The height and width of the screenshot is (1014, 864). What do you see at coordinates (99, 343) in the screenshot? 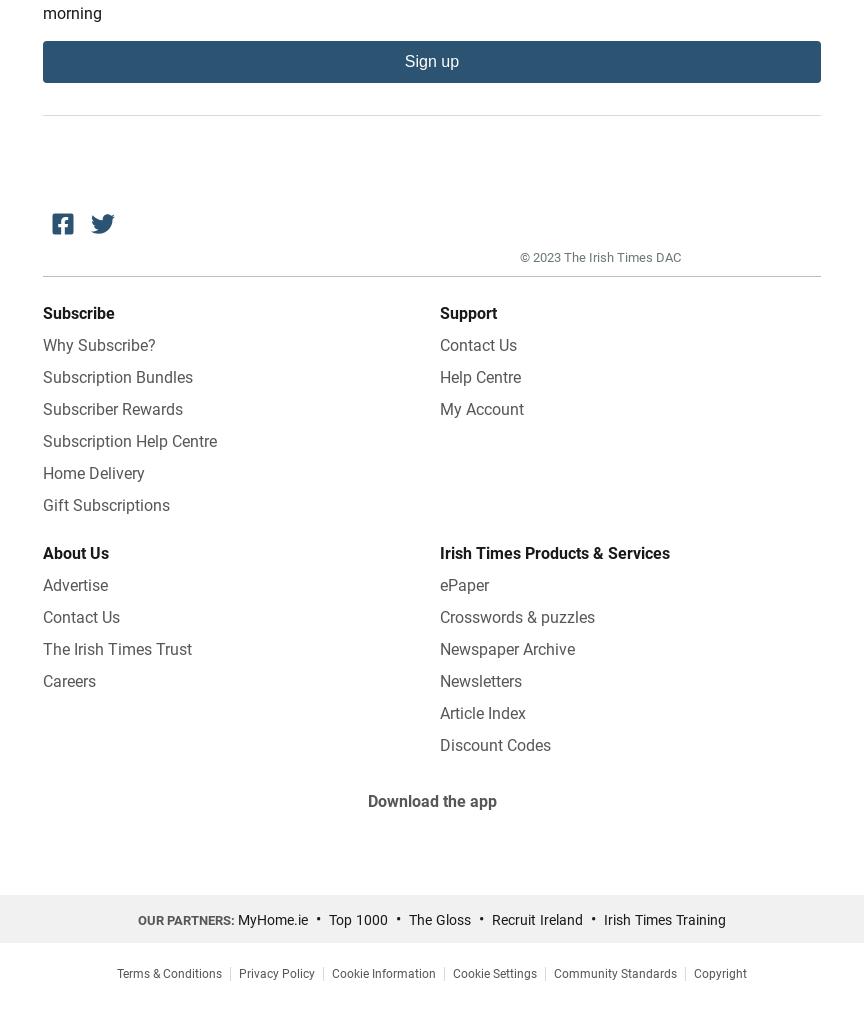
I see `'Why Subscribe?'` at bounding box center [99, 343].